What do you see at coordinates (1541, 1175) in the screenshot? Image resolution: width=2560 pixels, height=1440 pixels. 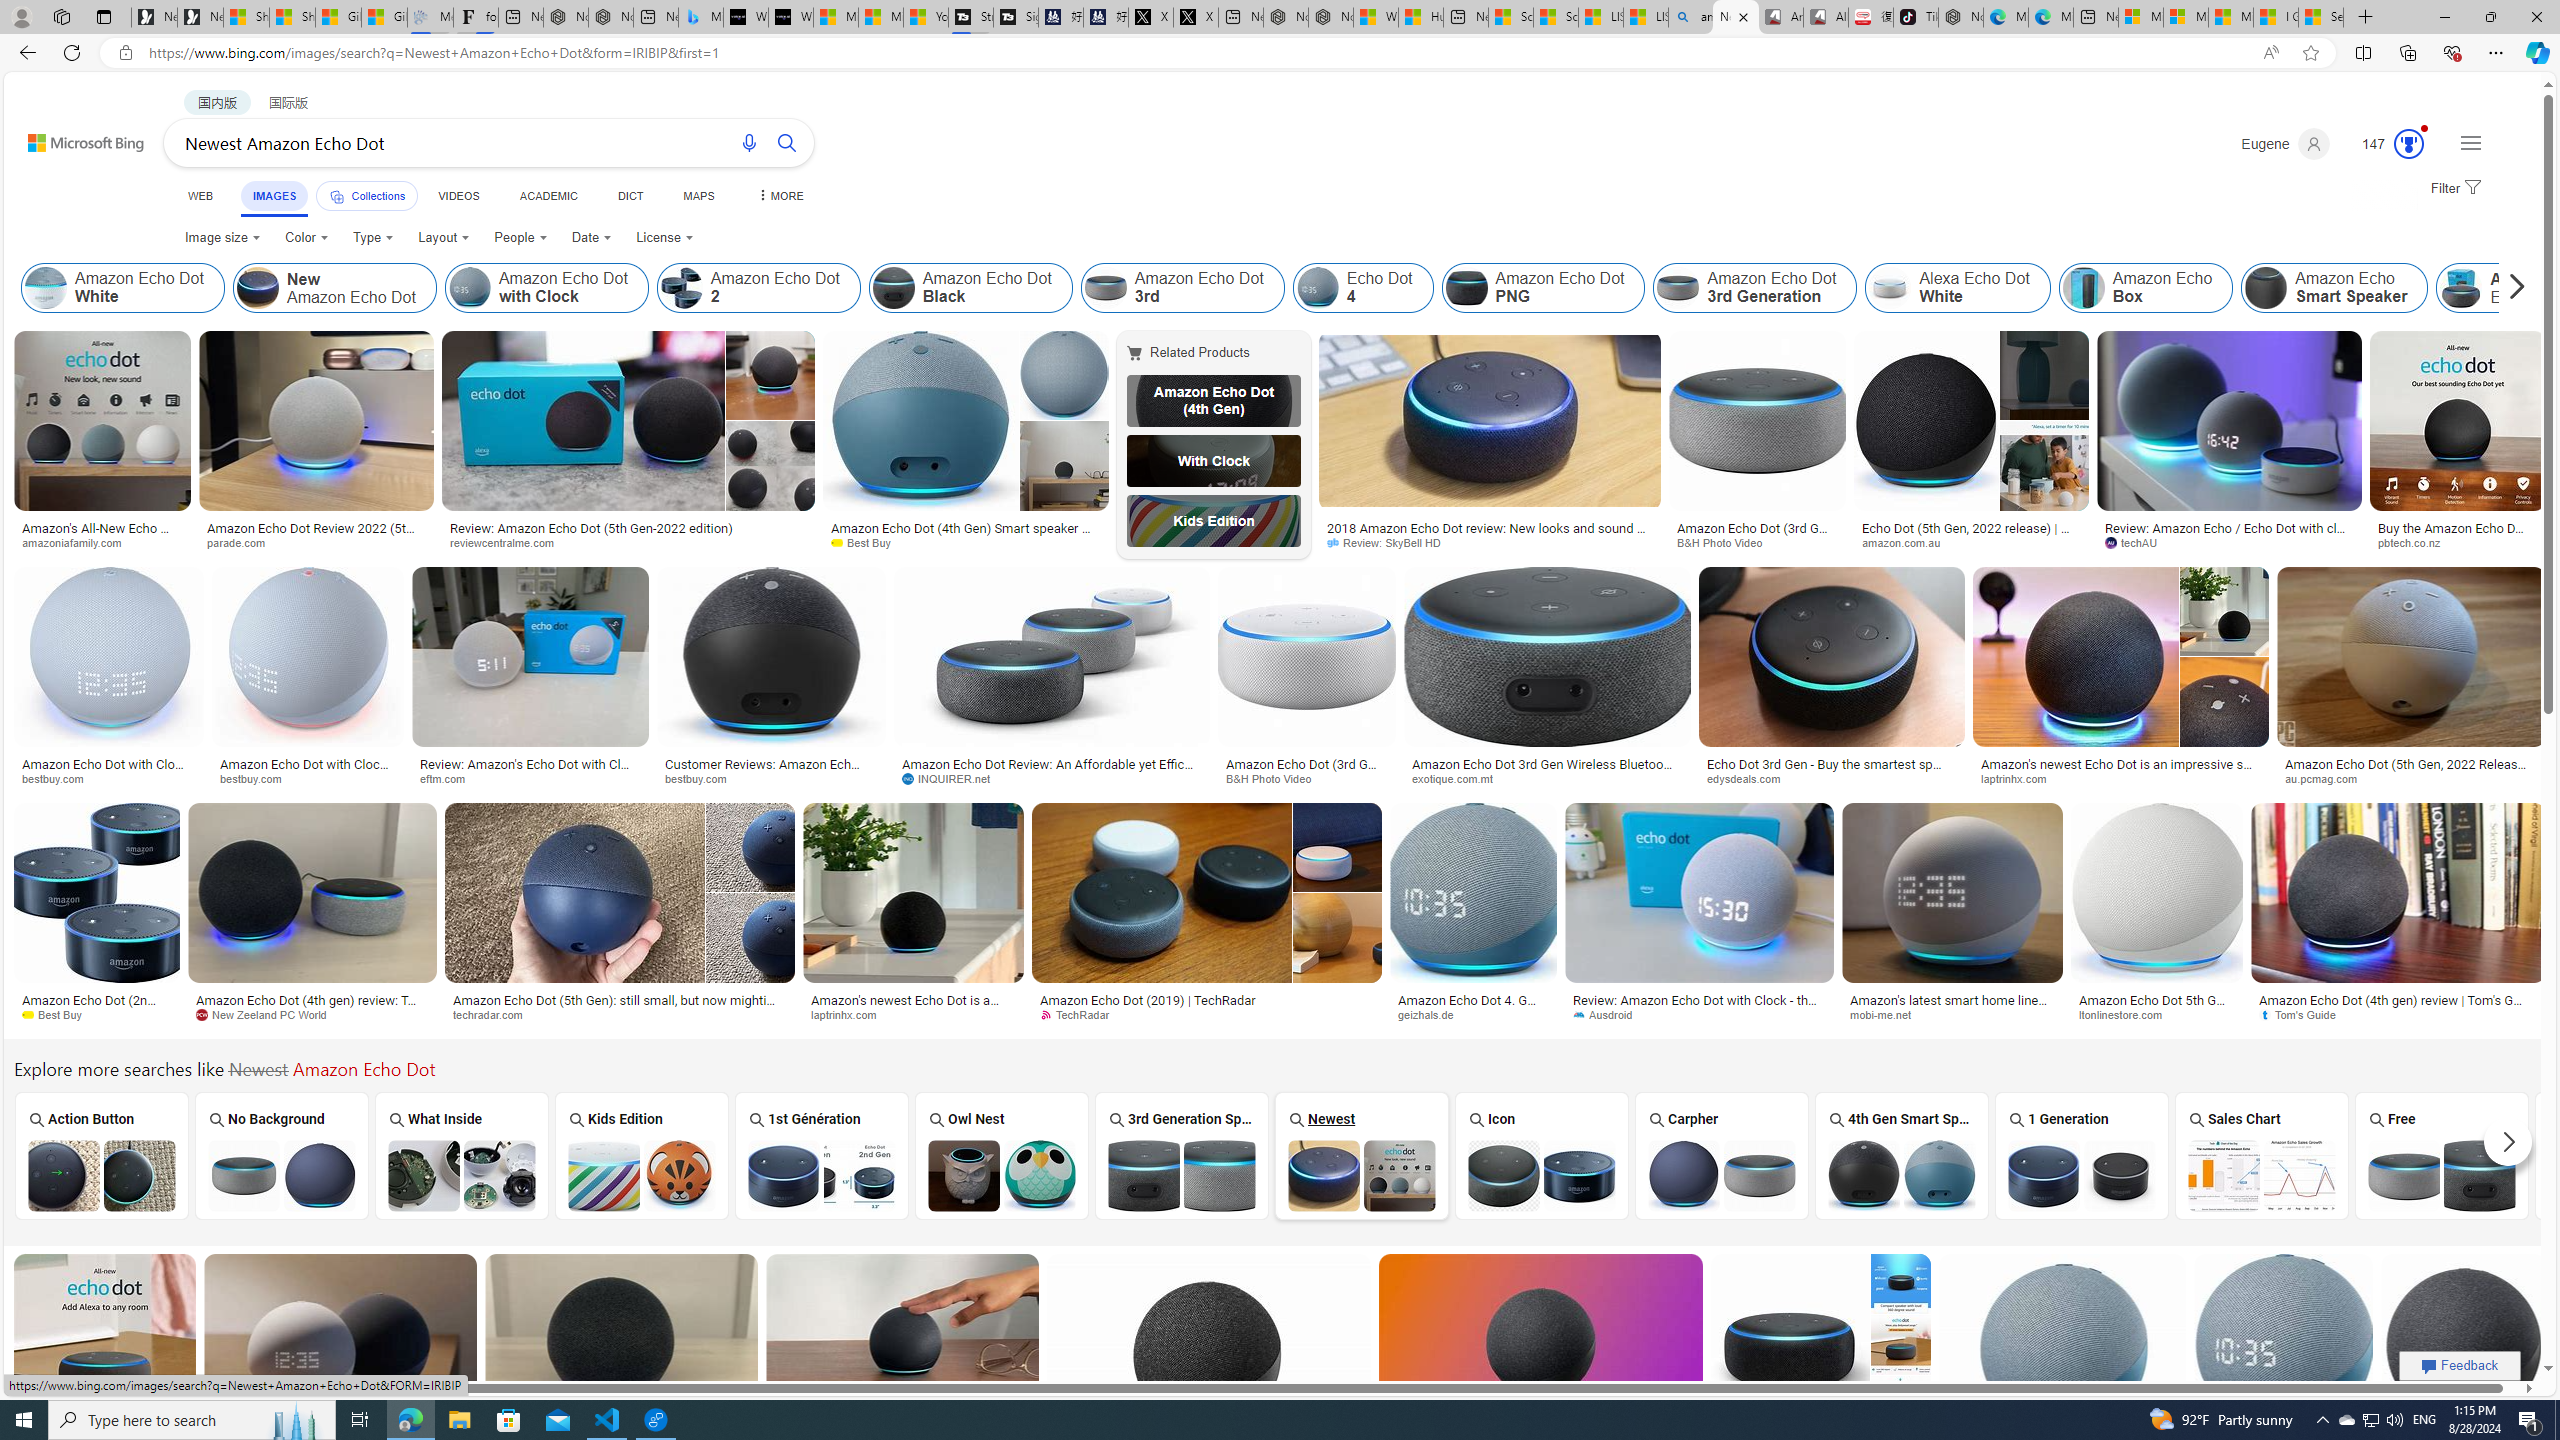 I see `'Amazon Echo Dot Icon'` at bounding box center [1541, 1175].